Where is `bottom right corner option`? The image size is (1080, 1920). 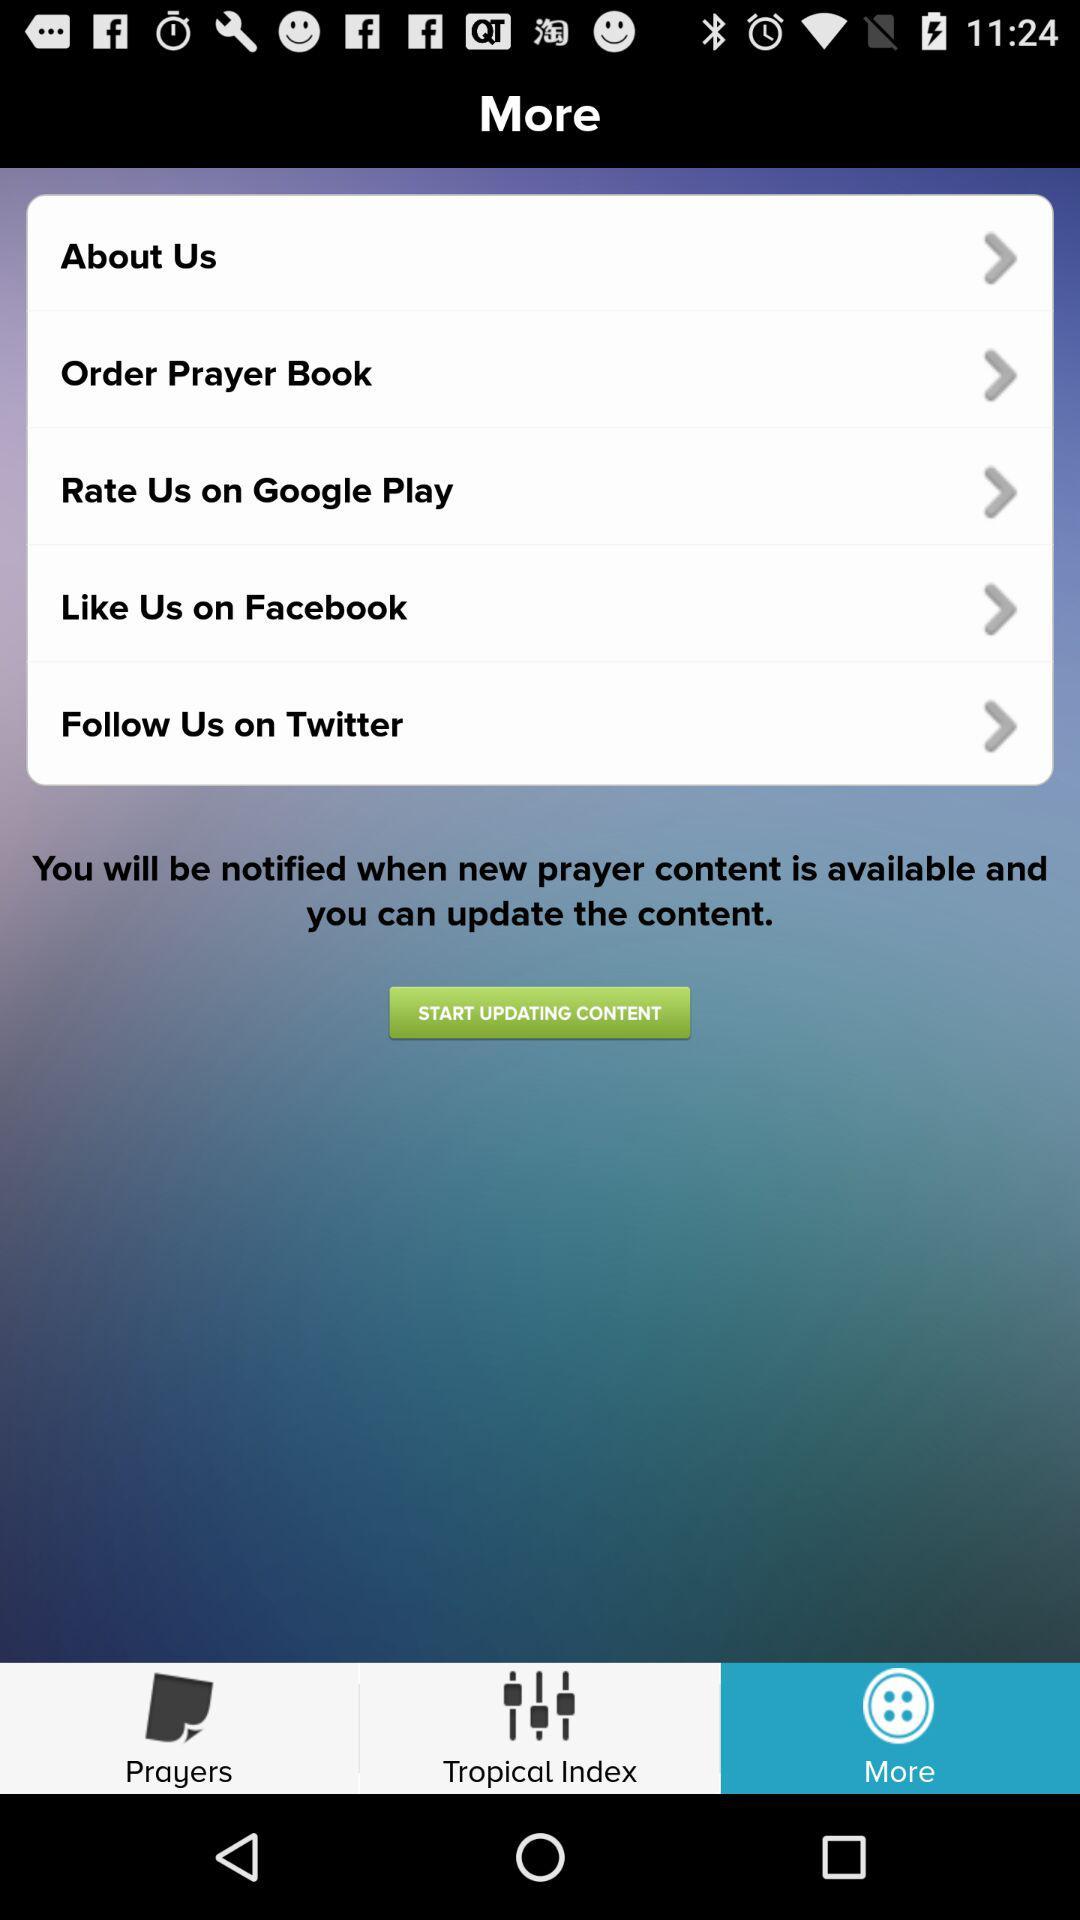 bottom right corner option is located at coordinates (900, 1727).